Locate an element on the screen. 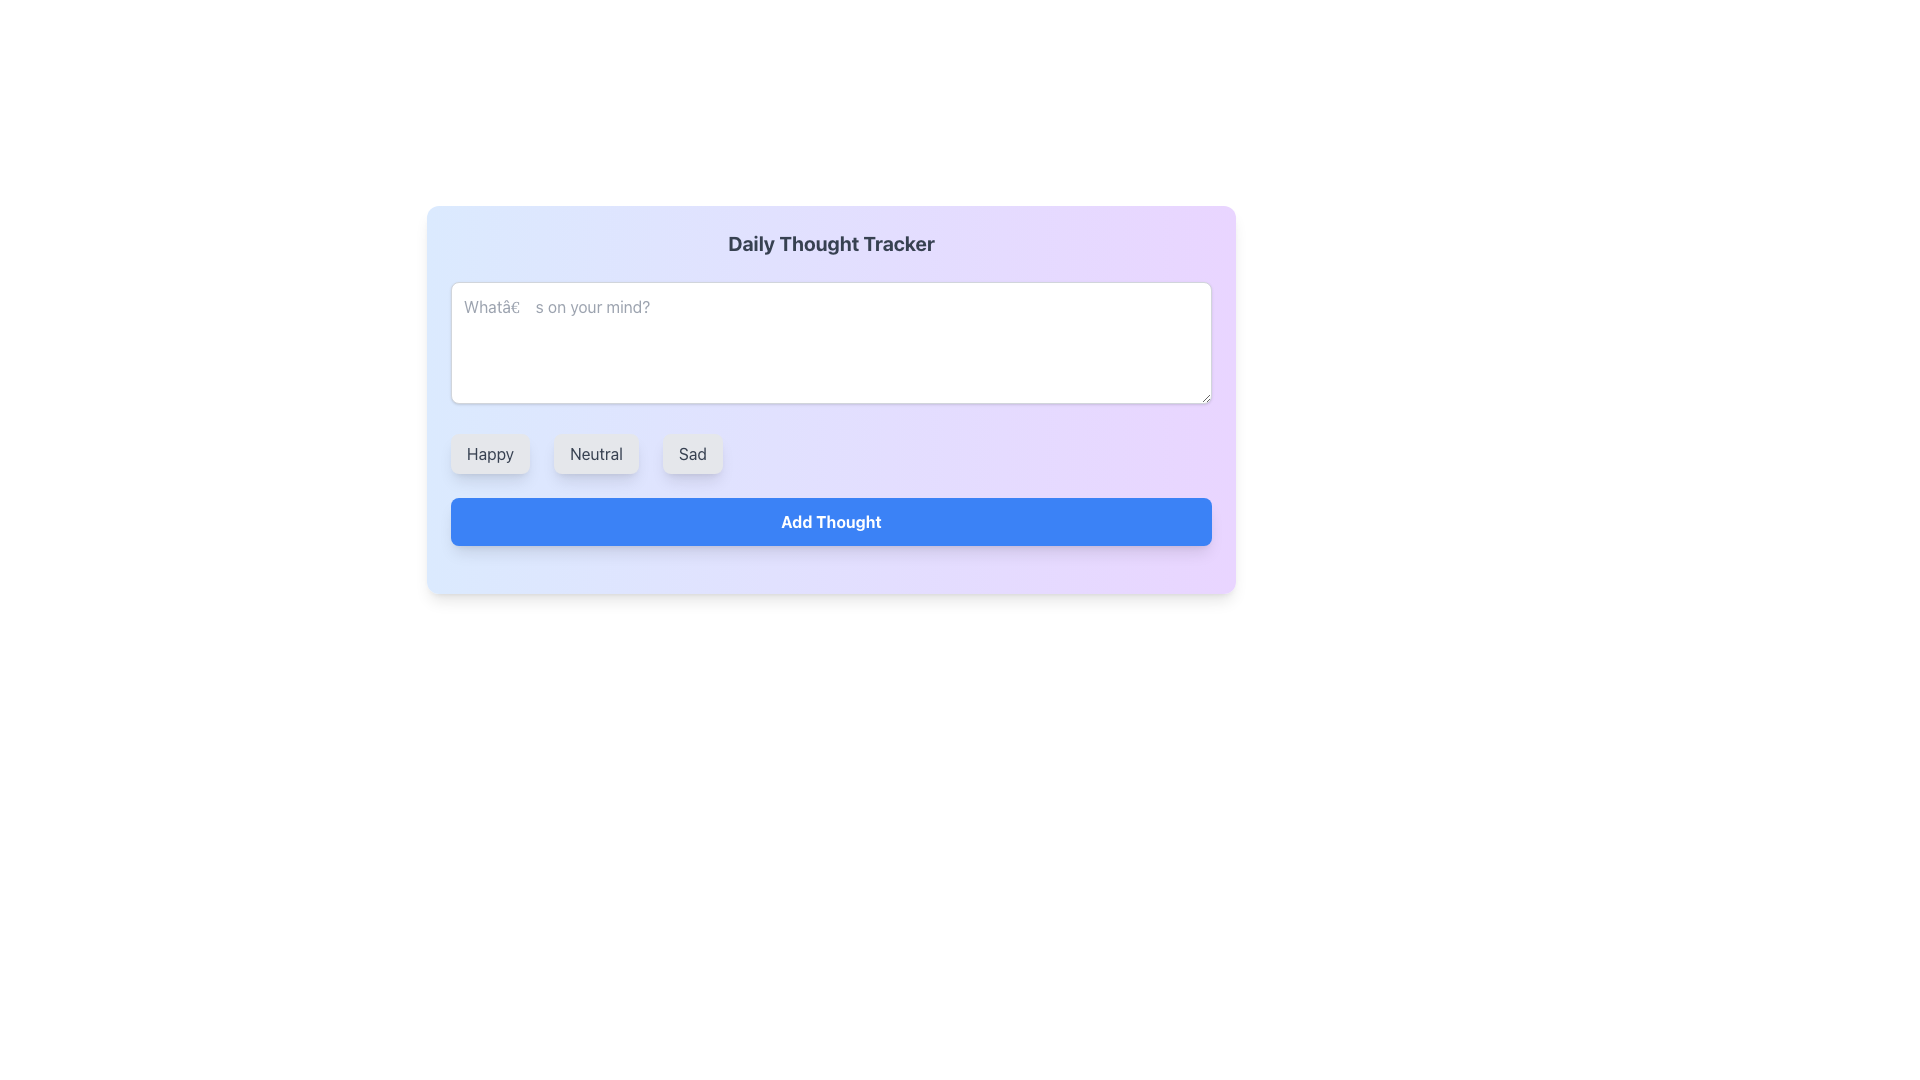 The width and height of the screenshot is (1920, 1080). the 'Happy' button, which is a rectangular button with rounded corners, filled with a light gray background and contains the text 'Happy' in medium-dark gray font, positioned below the input textbox labeled 'What's on your mind?' is located at coordinates (490, 454).